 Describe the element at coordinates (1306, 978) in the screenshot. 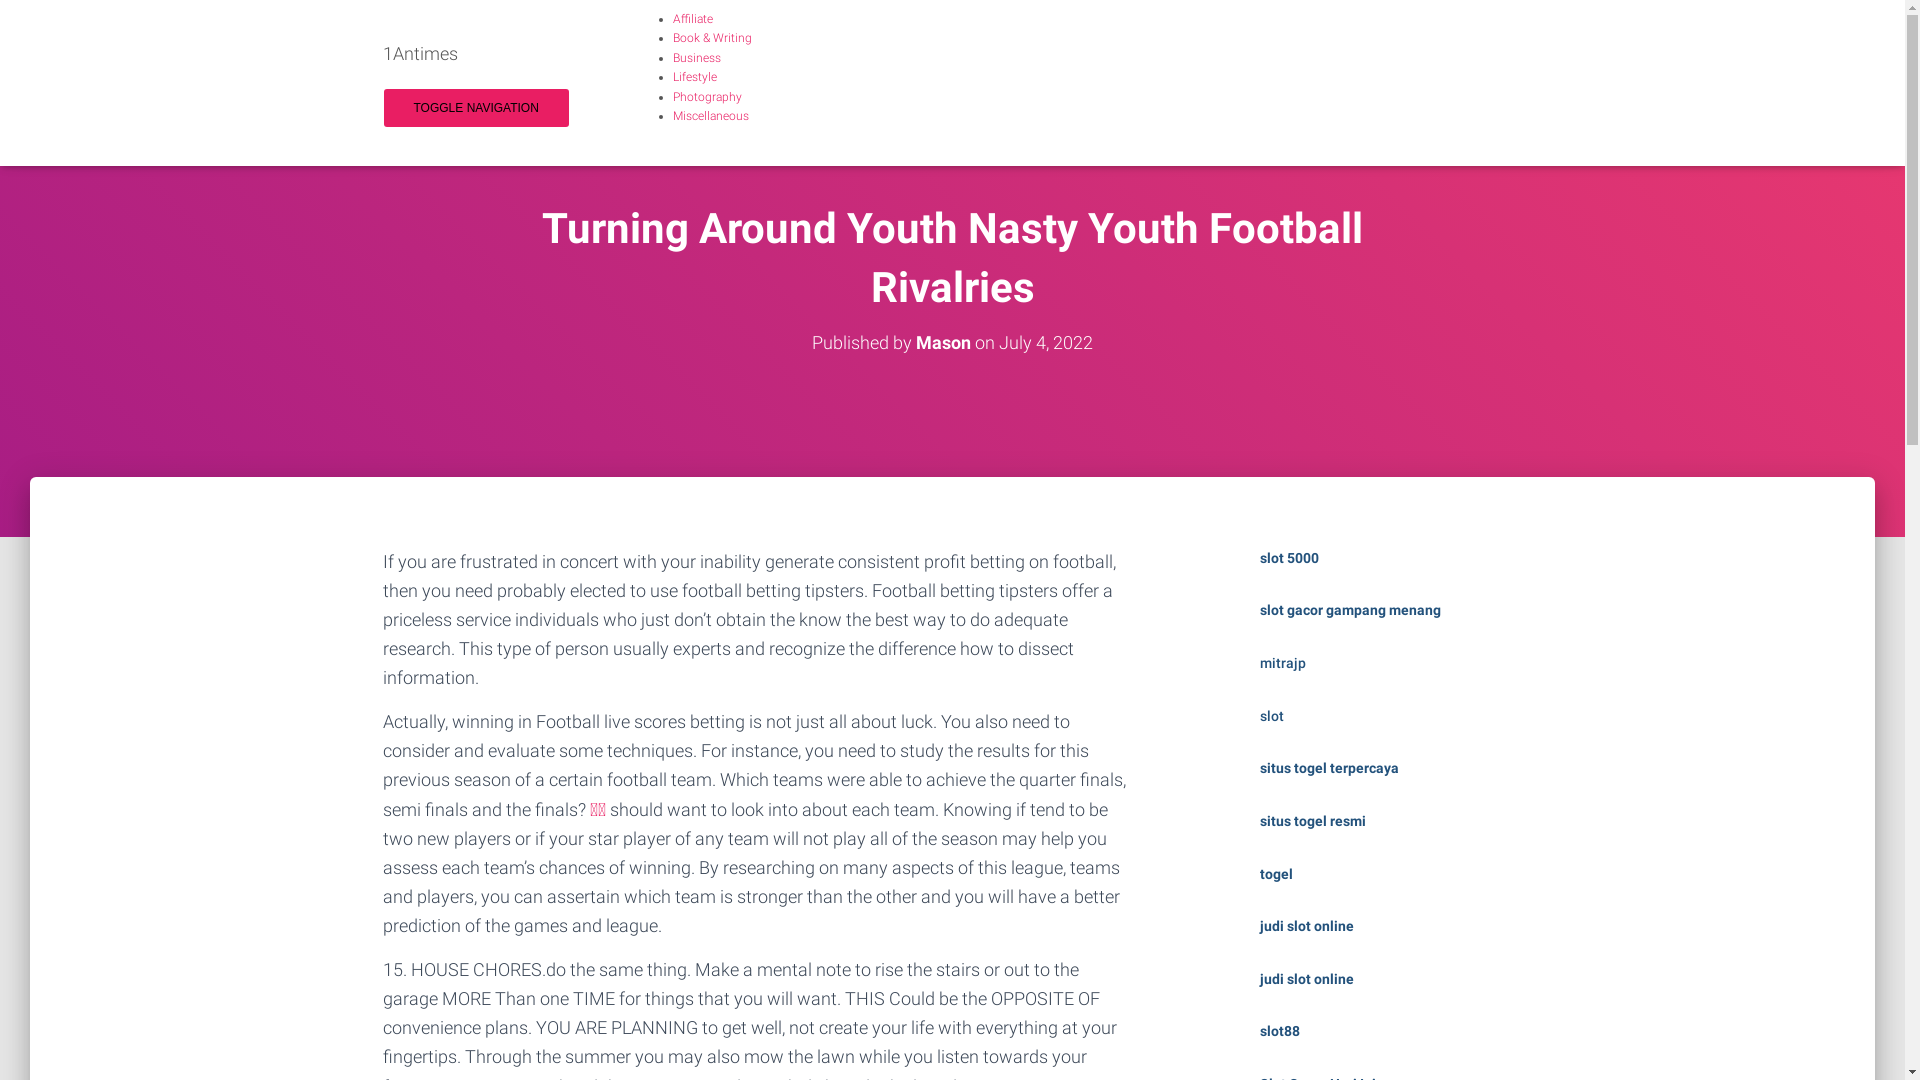

I see `'judi slot online'` at that location.